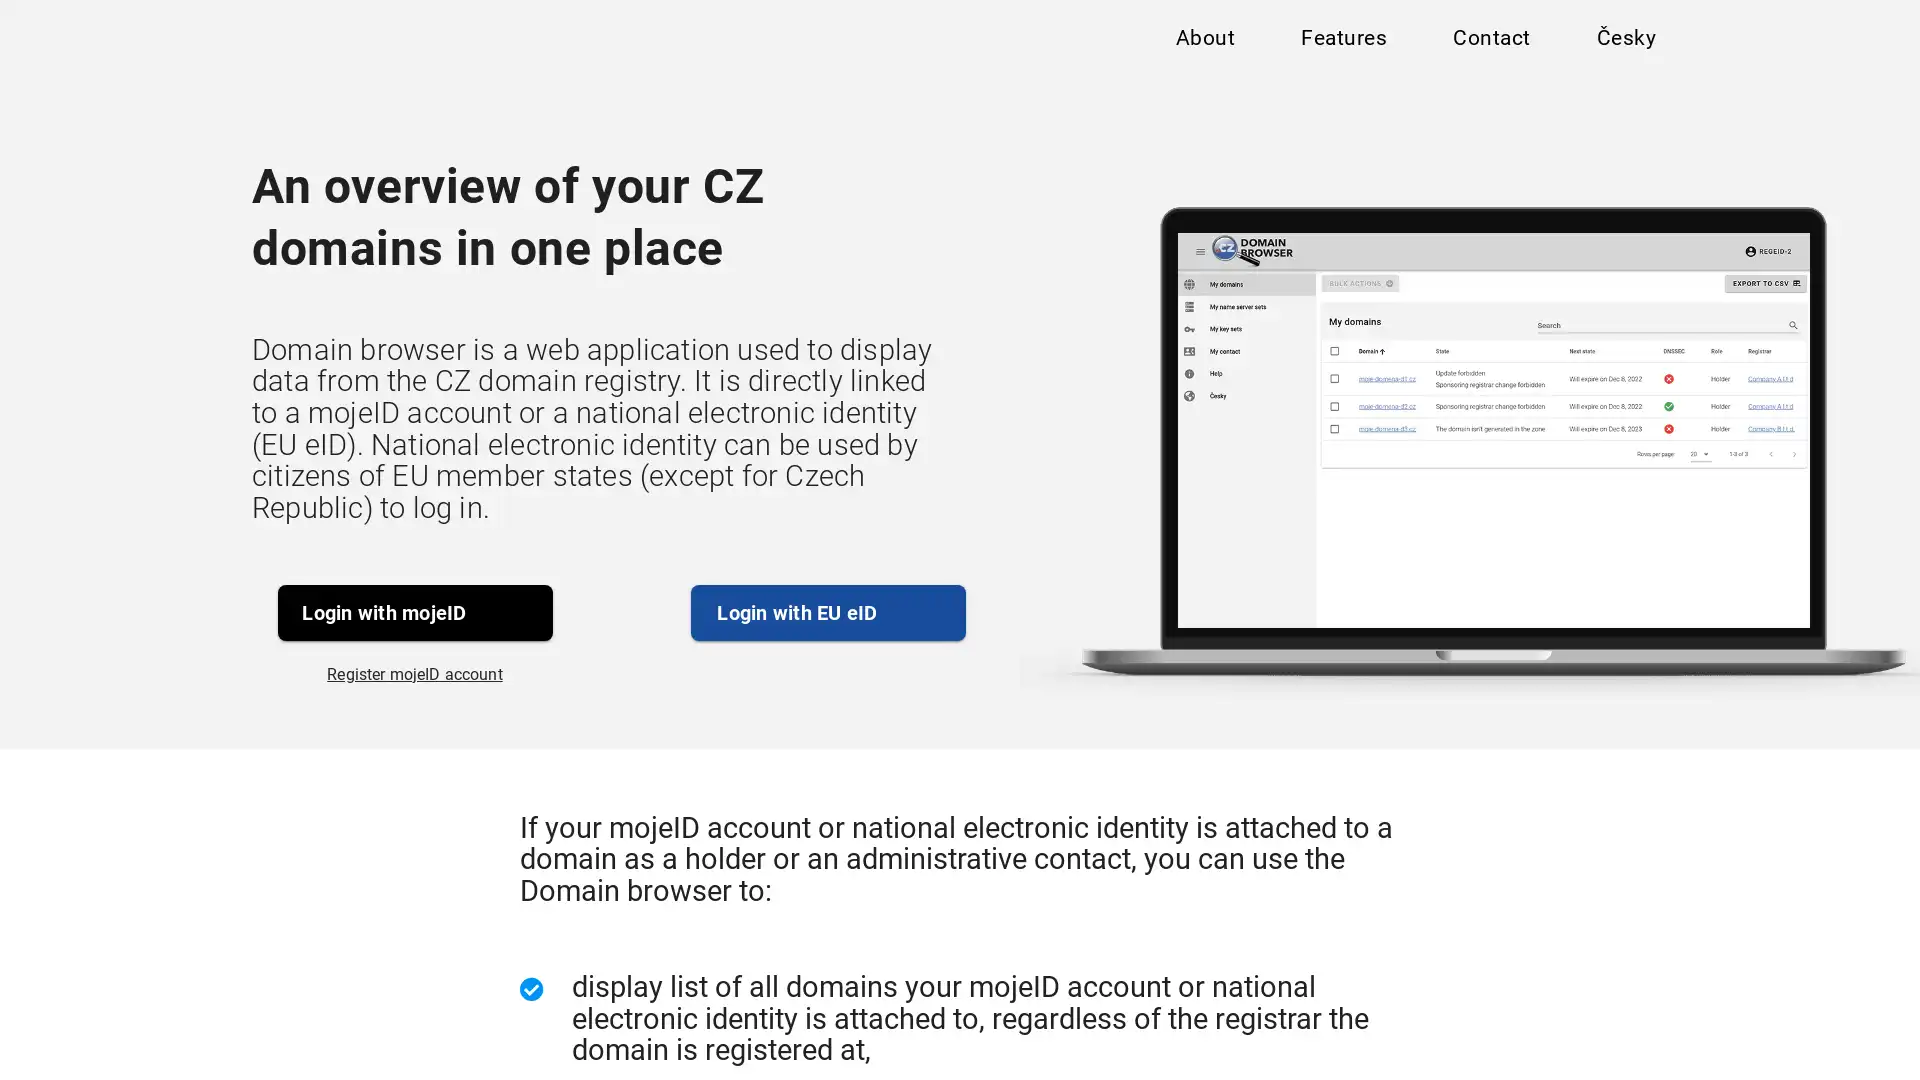 This screenshot has width=1920, height=1080. I want to click on About, so click(1203, 42).